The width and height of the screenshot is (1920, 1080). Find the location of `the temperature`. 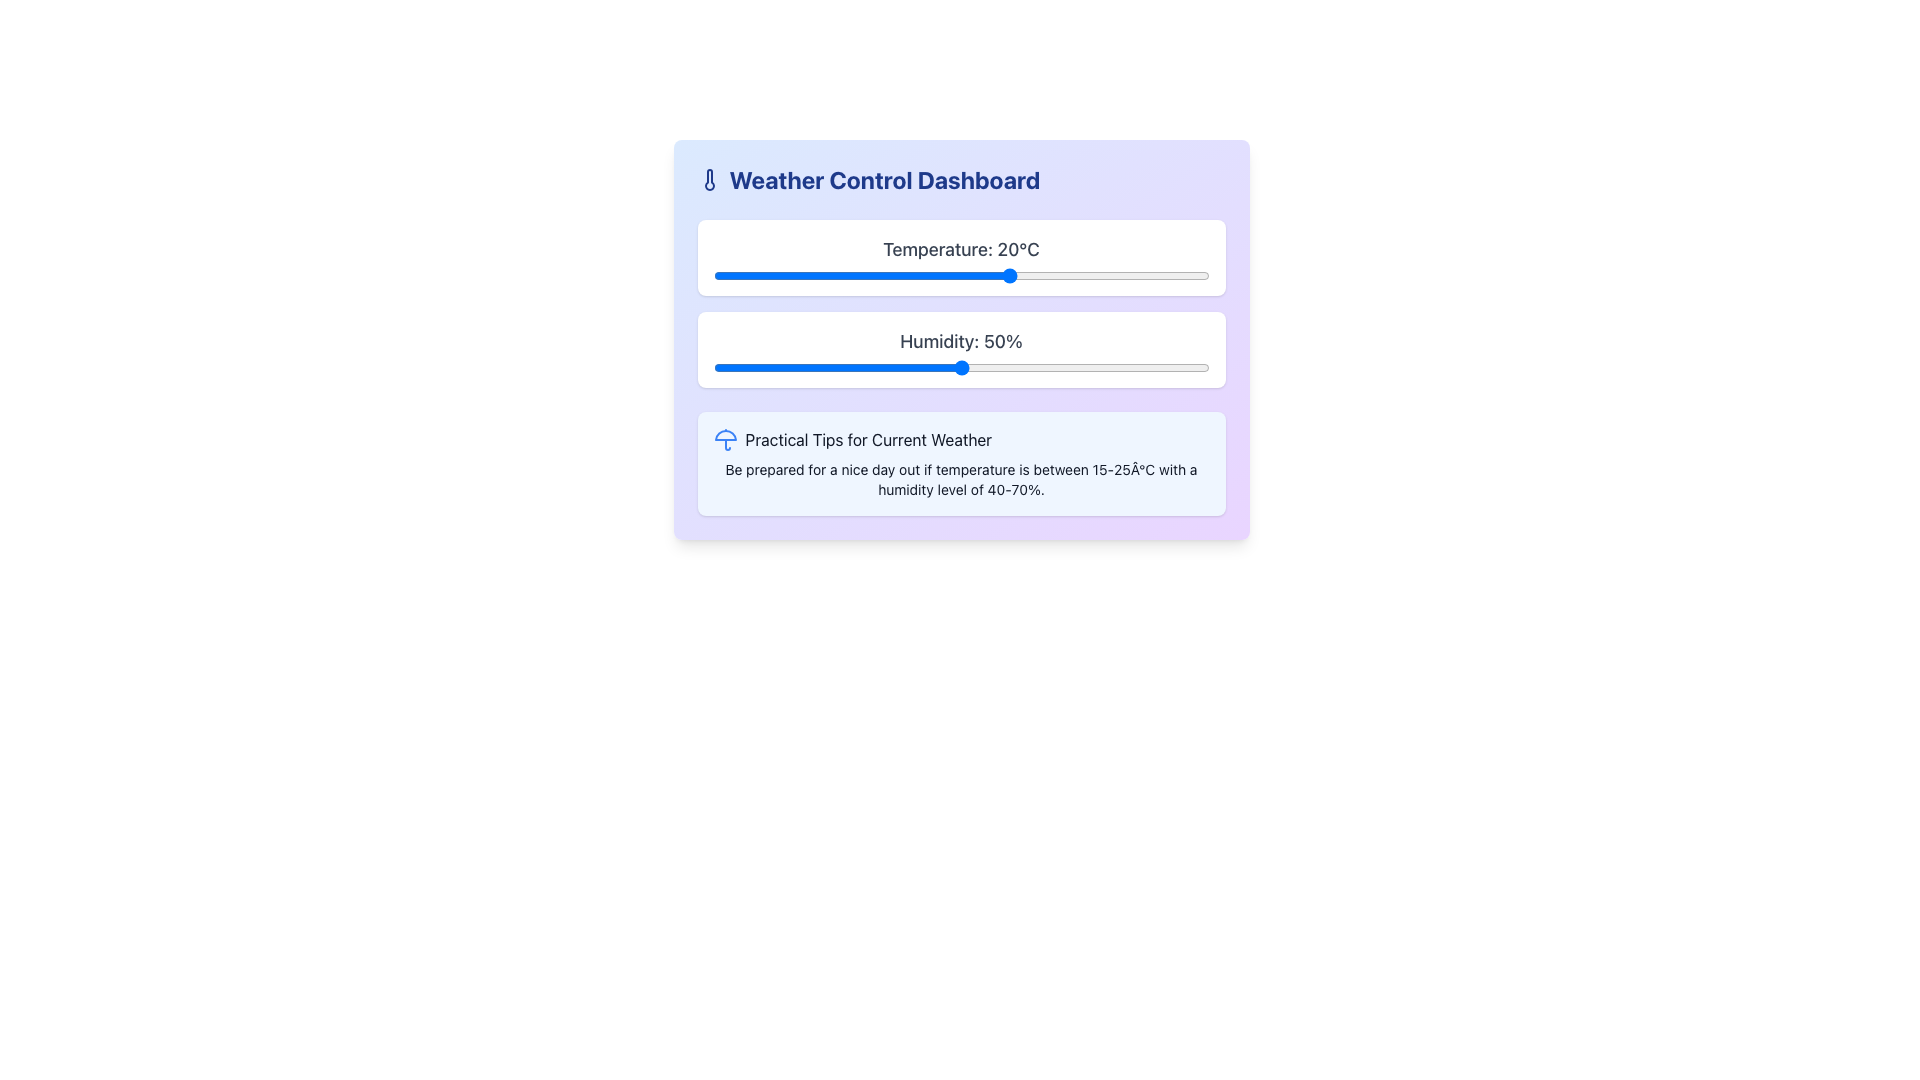

the temperature is located at coordinates (1021, 276).